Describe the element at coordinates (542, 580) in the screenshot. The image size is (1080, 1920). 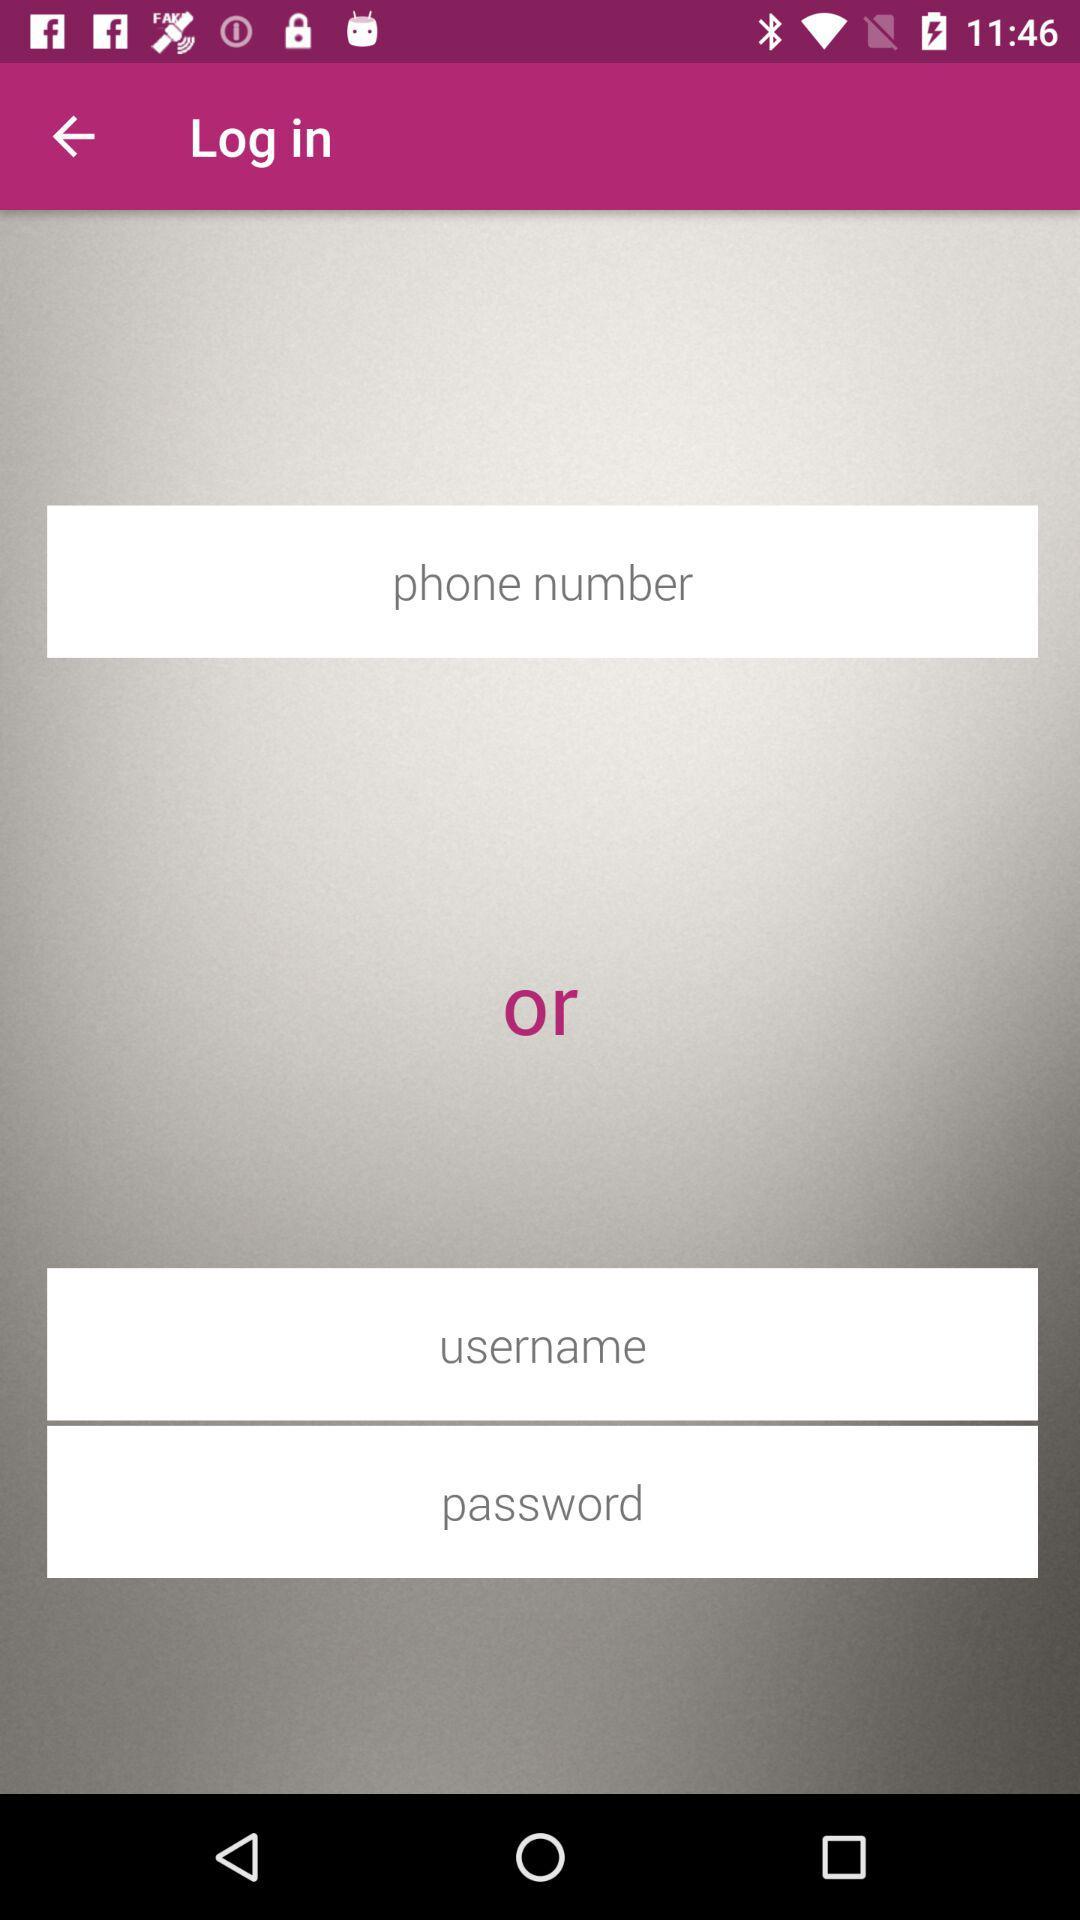
I see `the phone number` at that location.